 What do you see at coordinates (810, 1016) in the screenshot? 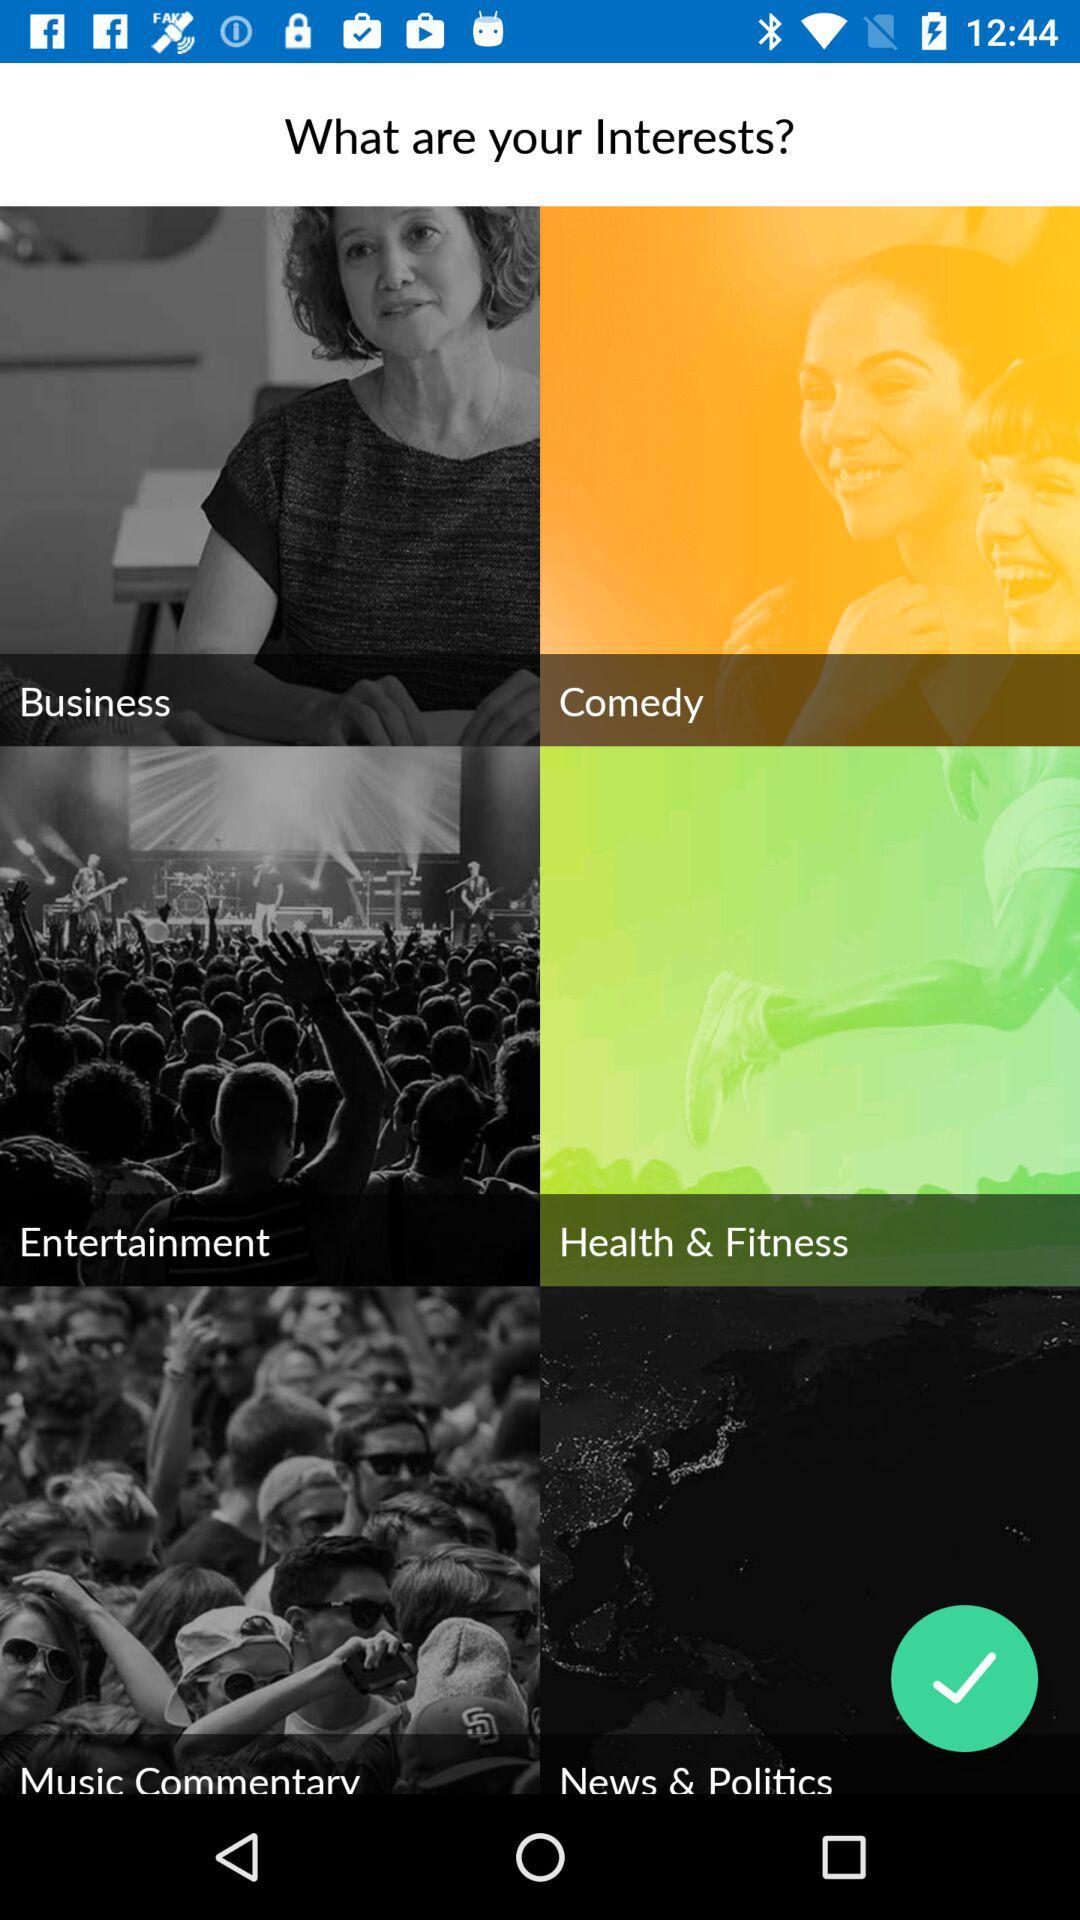
I see `the image health  fitness on the web page` at bounding box center [810, 1016].